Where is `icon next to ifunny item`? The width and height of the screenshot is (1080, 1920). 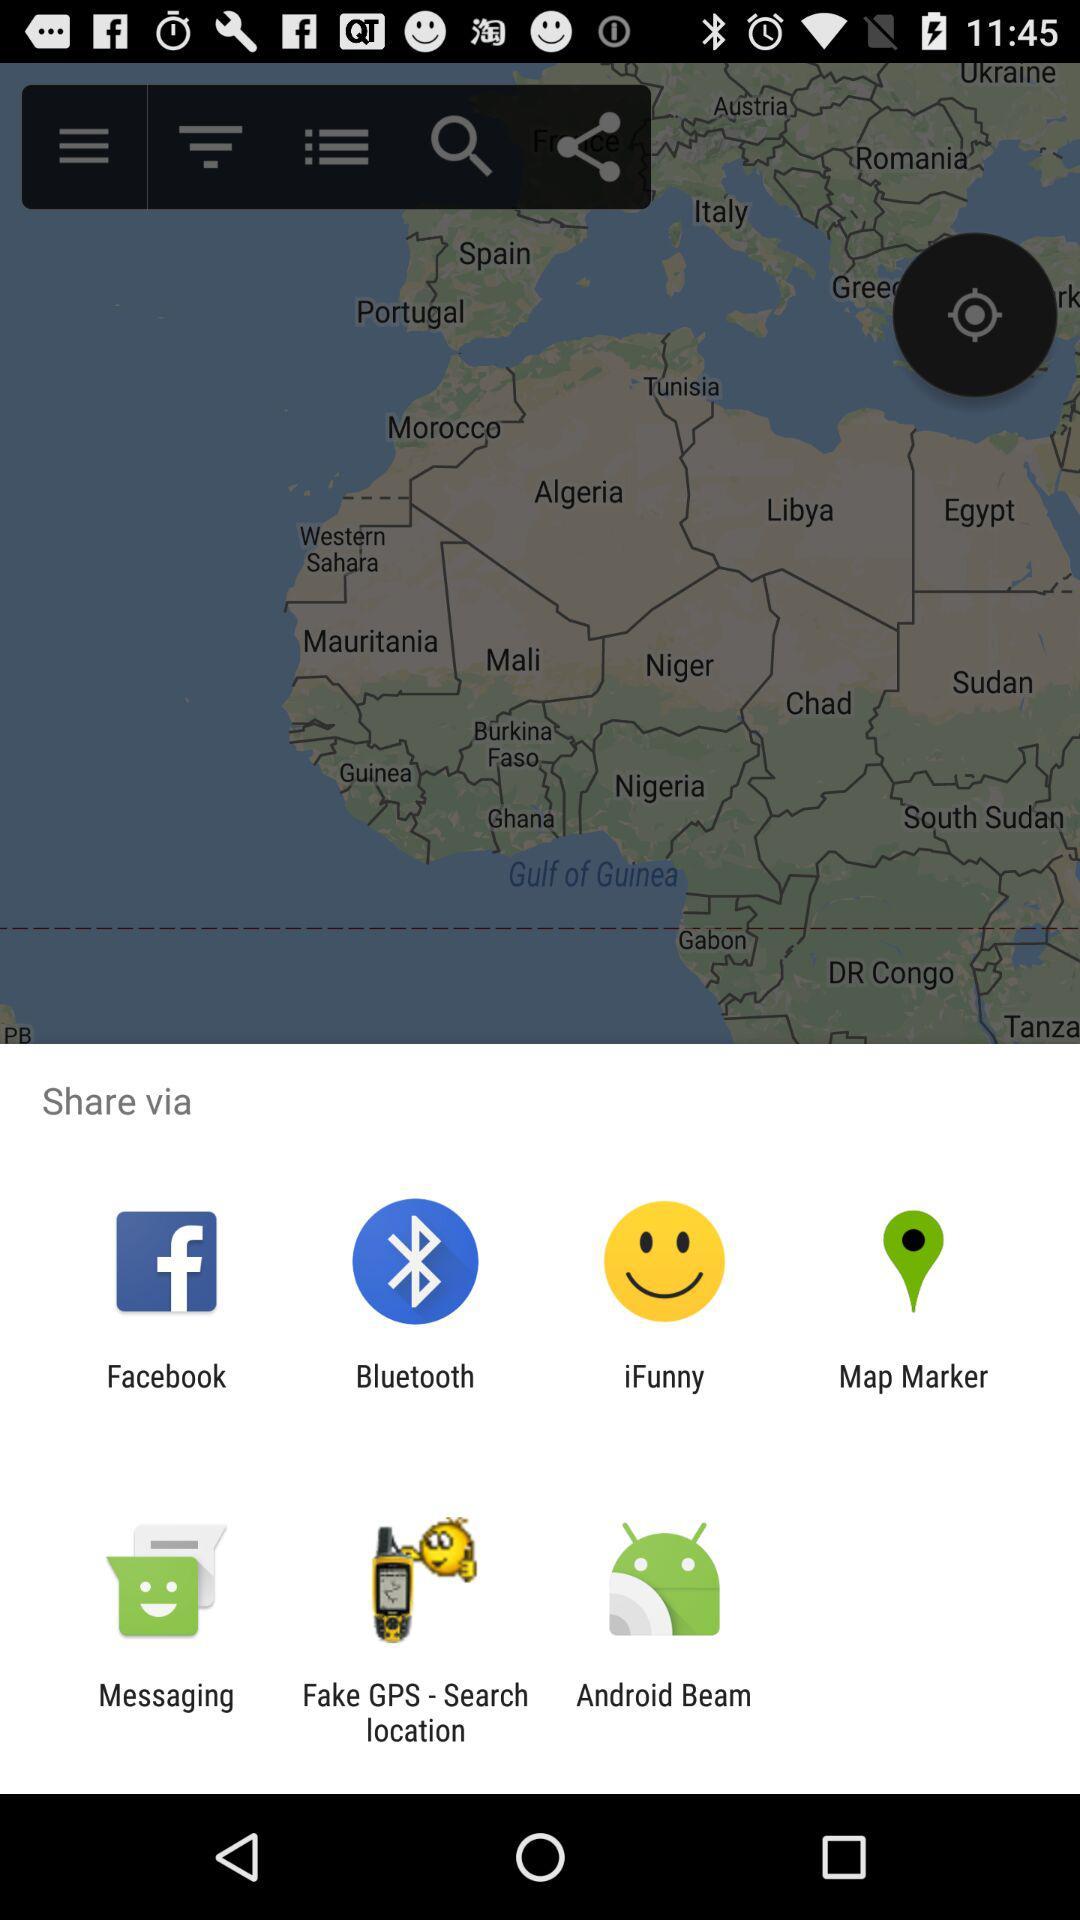
icon next to ifunny item is located at coordinates (913, 1392).